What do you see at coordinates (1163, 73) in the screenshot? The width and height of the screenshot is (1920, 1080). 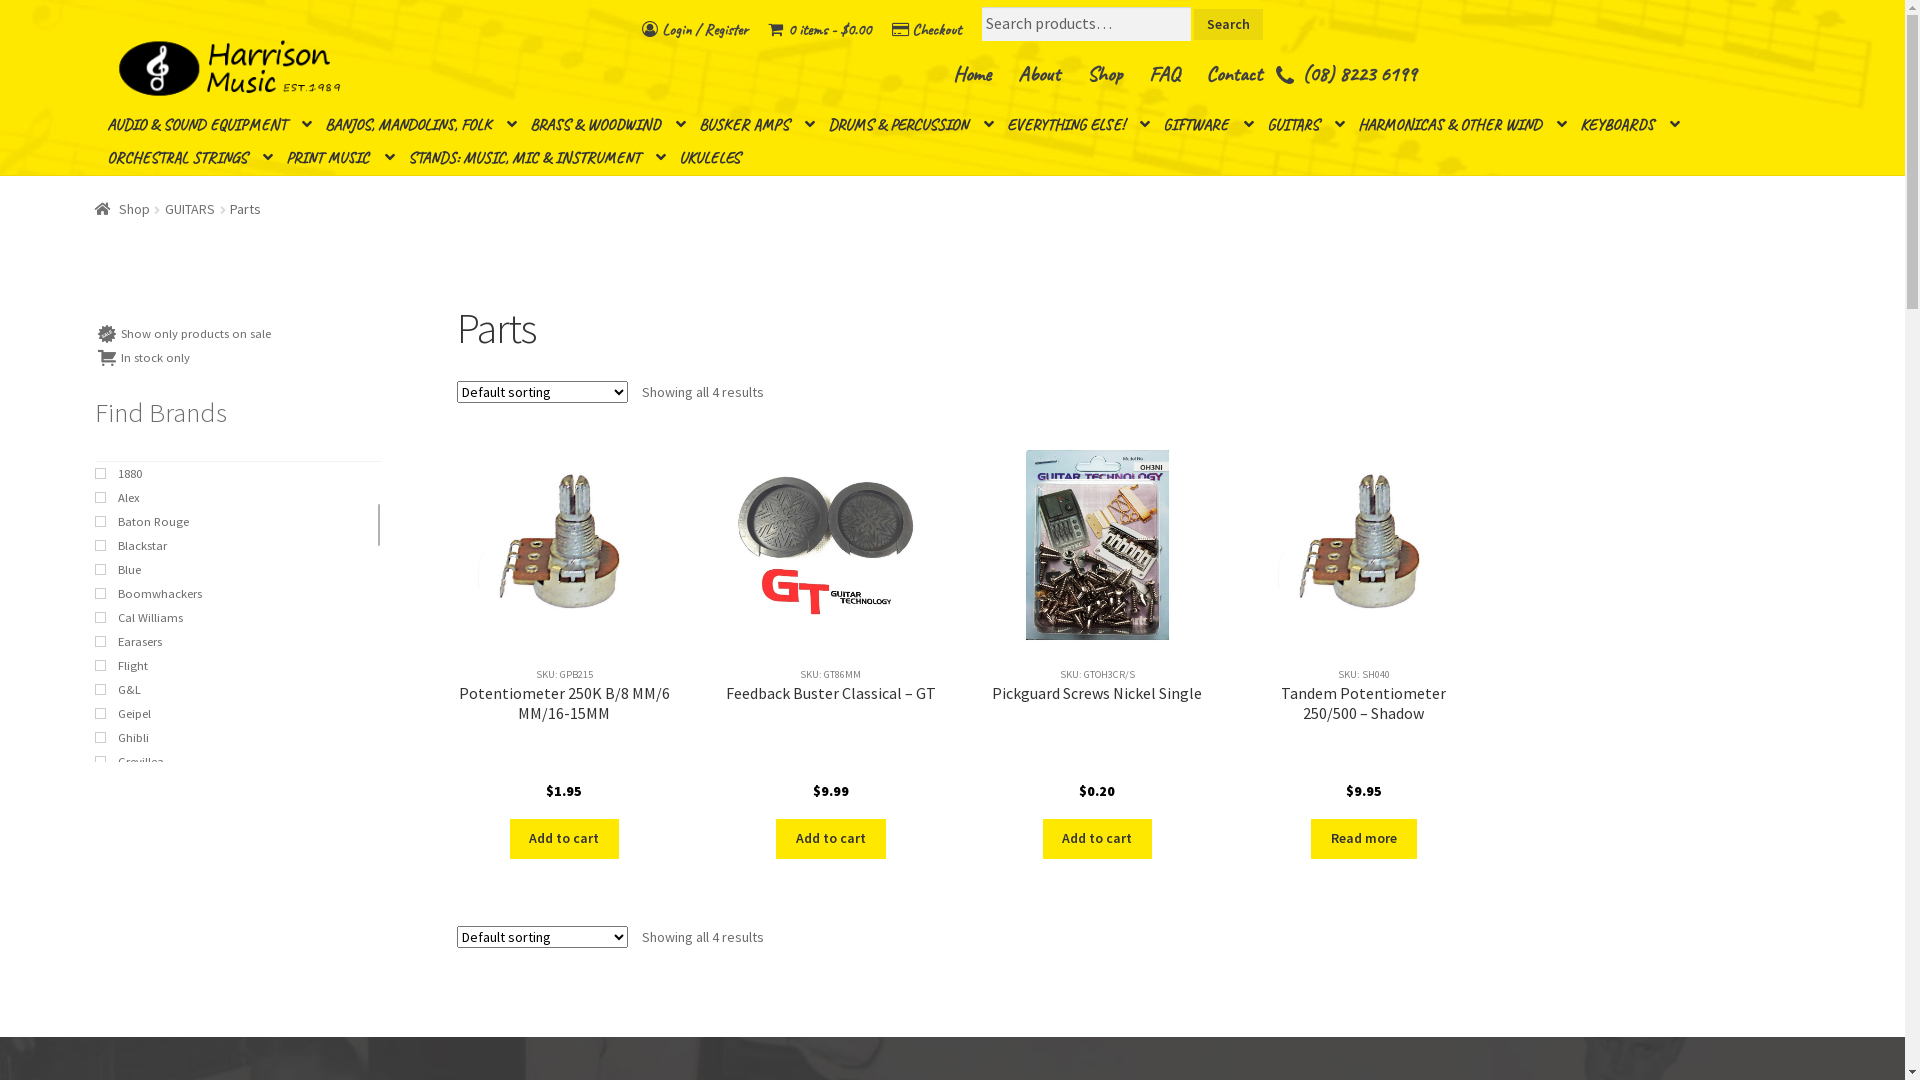 I see `'FAQ'` at bounding box center [1163, 73].